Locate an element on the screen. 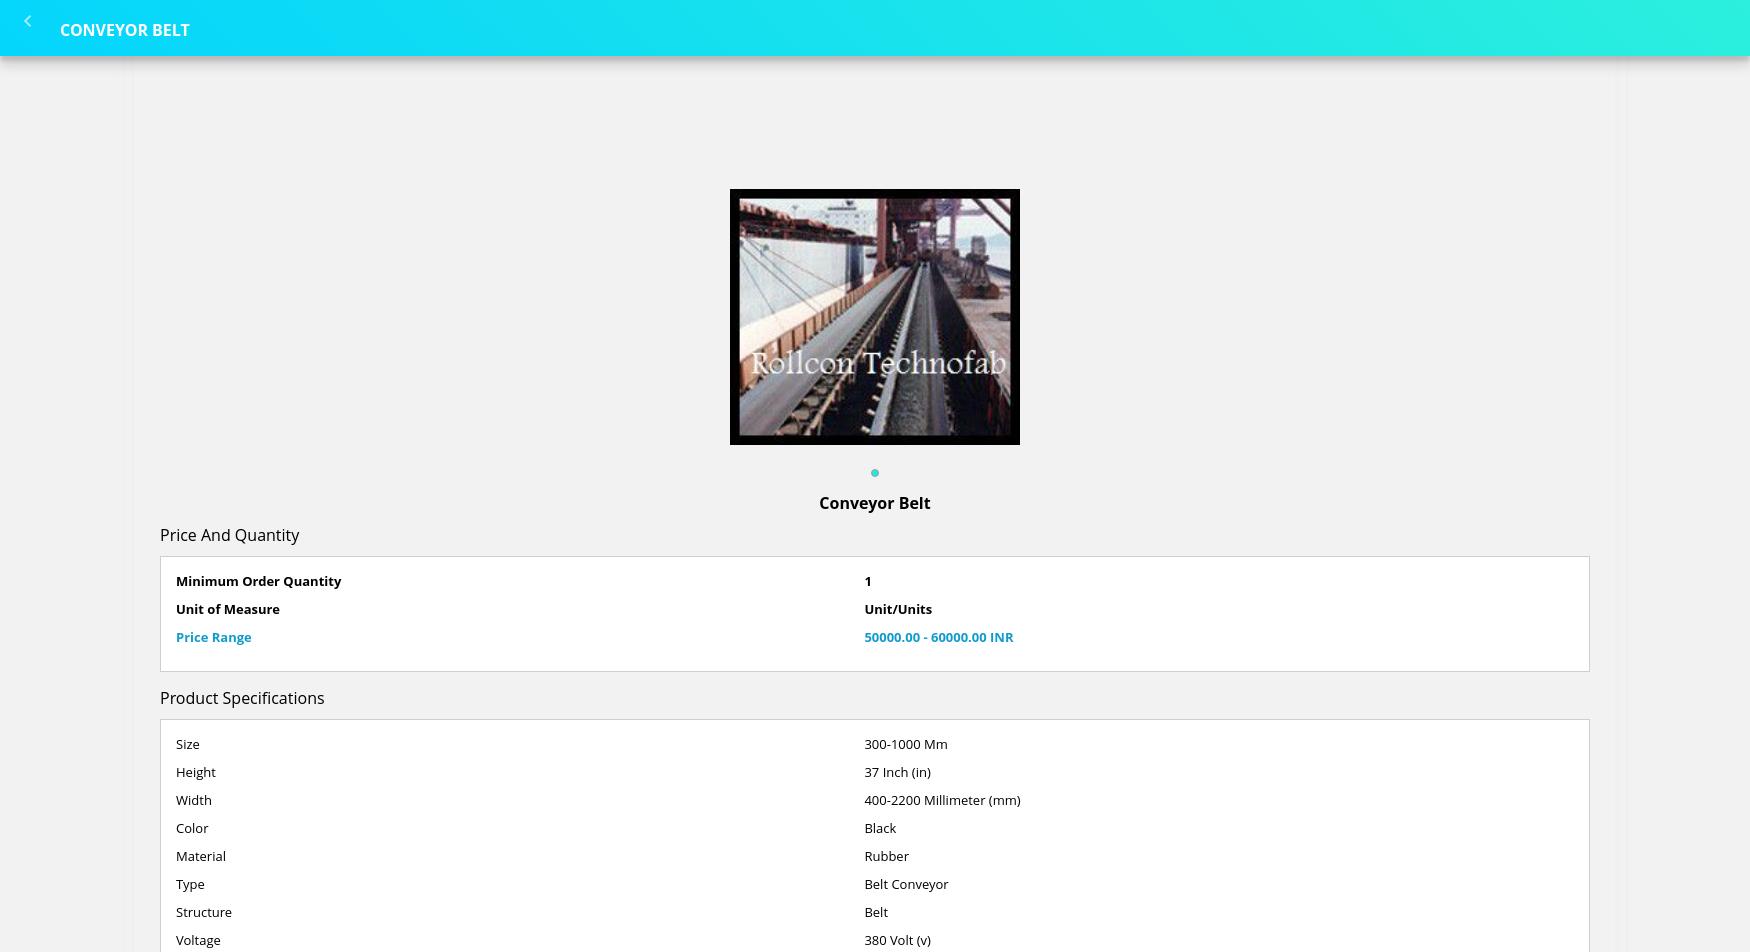 The image size is (1750, 952). 'Color' is located at coordinates (191, 827).